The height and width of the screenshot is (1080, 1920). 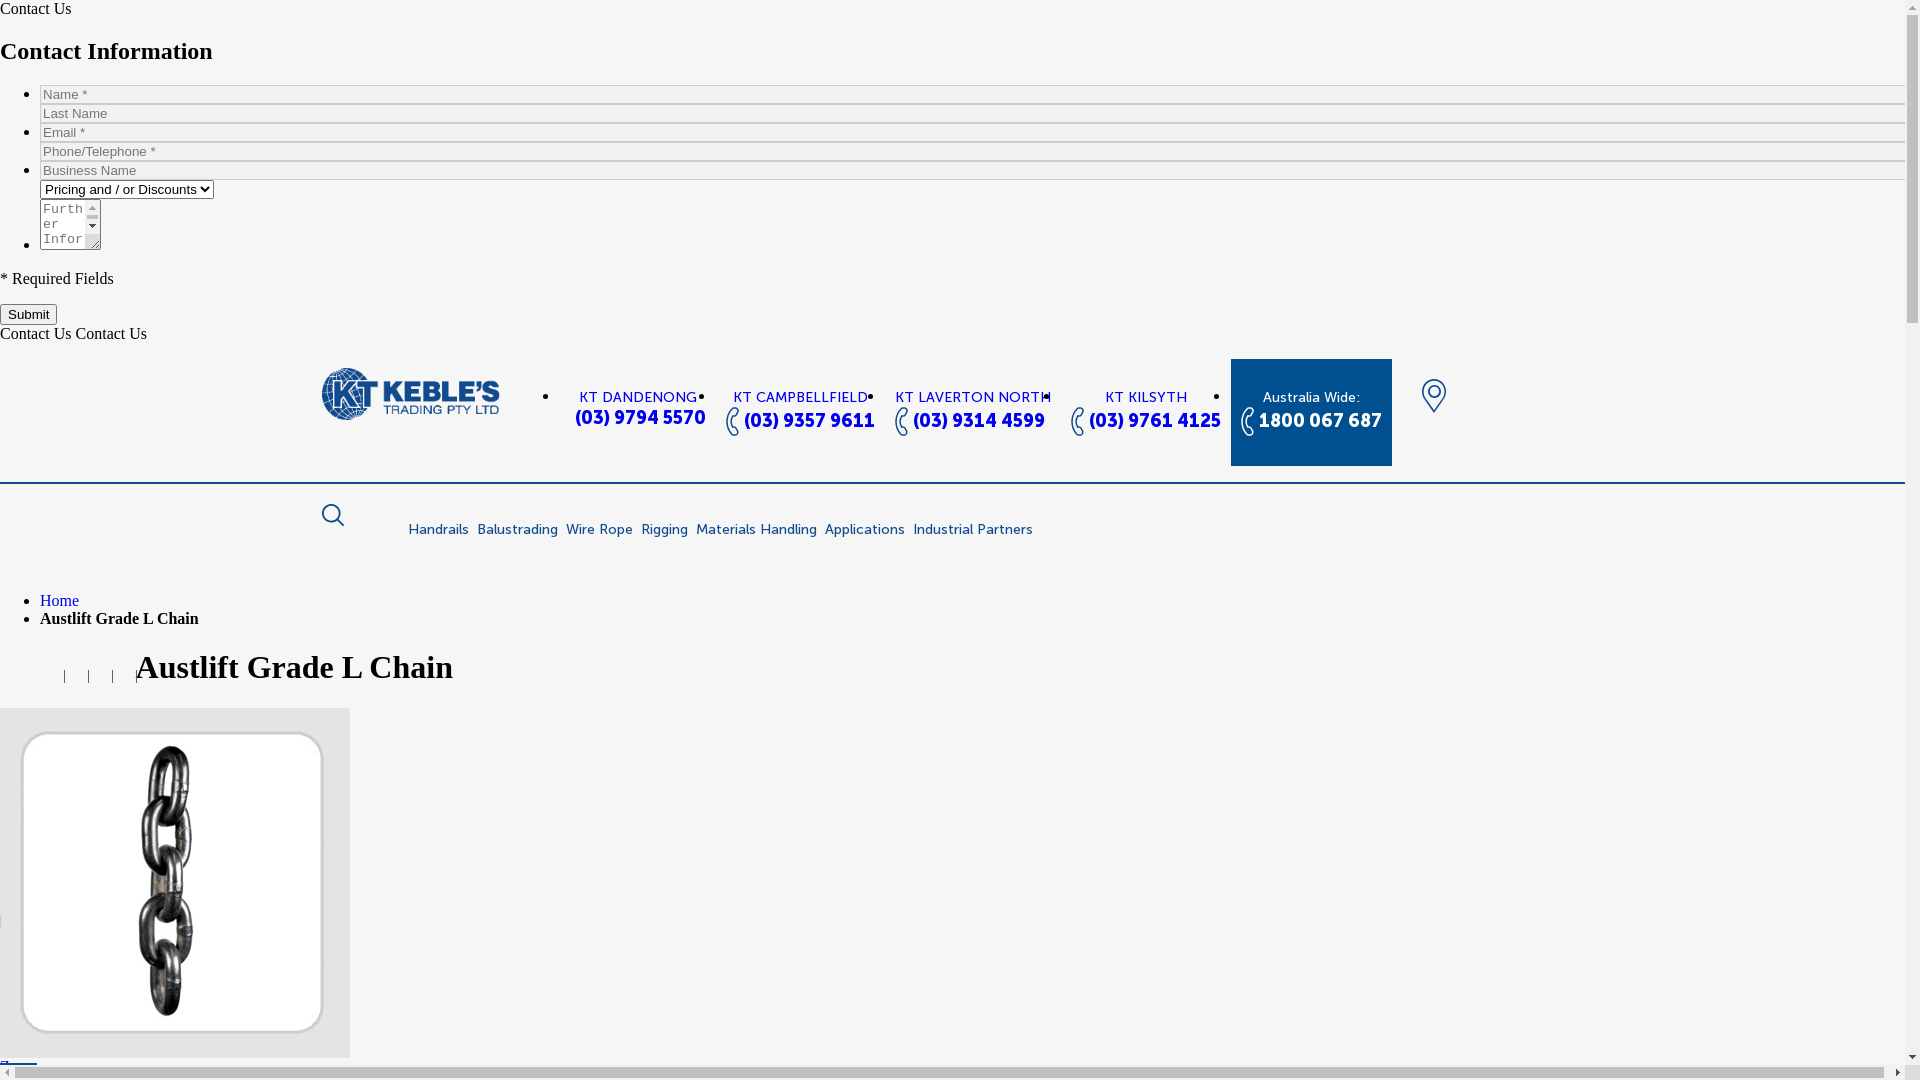 I want to click on 'Industrial Partners', so click(x=971, y=528).